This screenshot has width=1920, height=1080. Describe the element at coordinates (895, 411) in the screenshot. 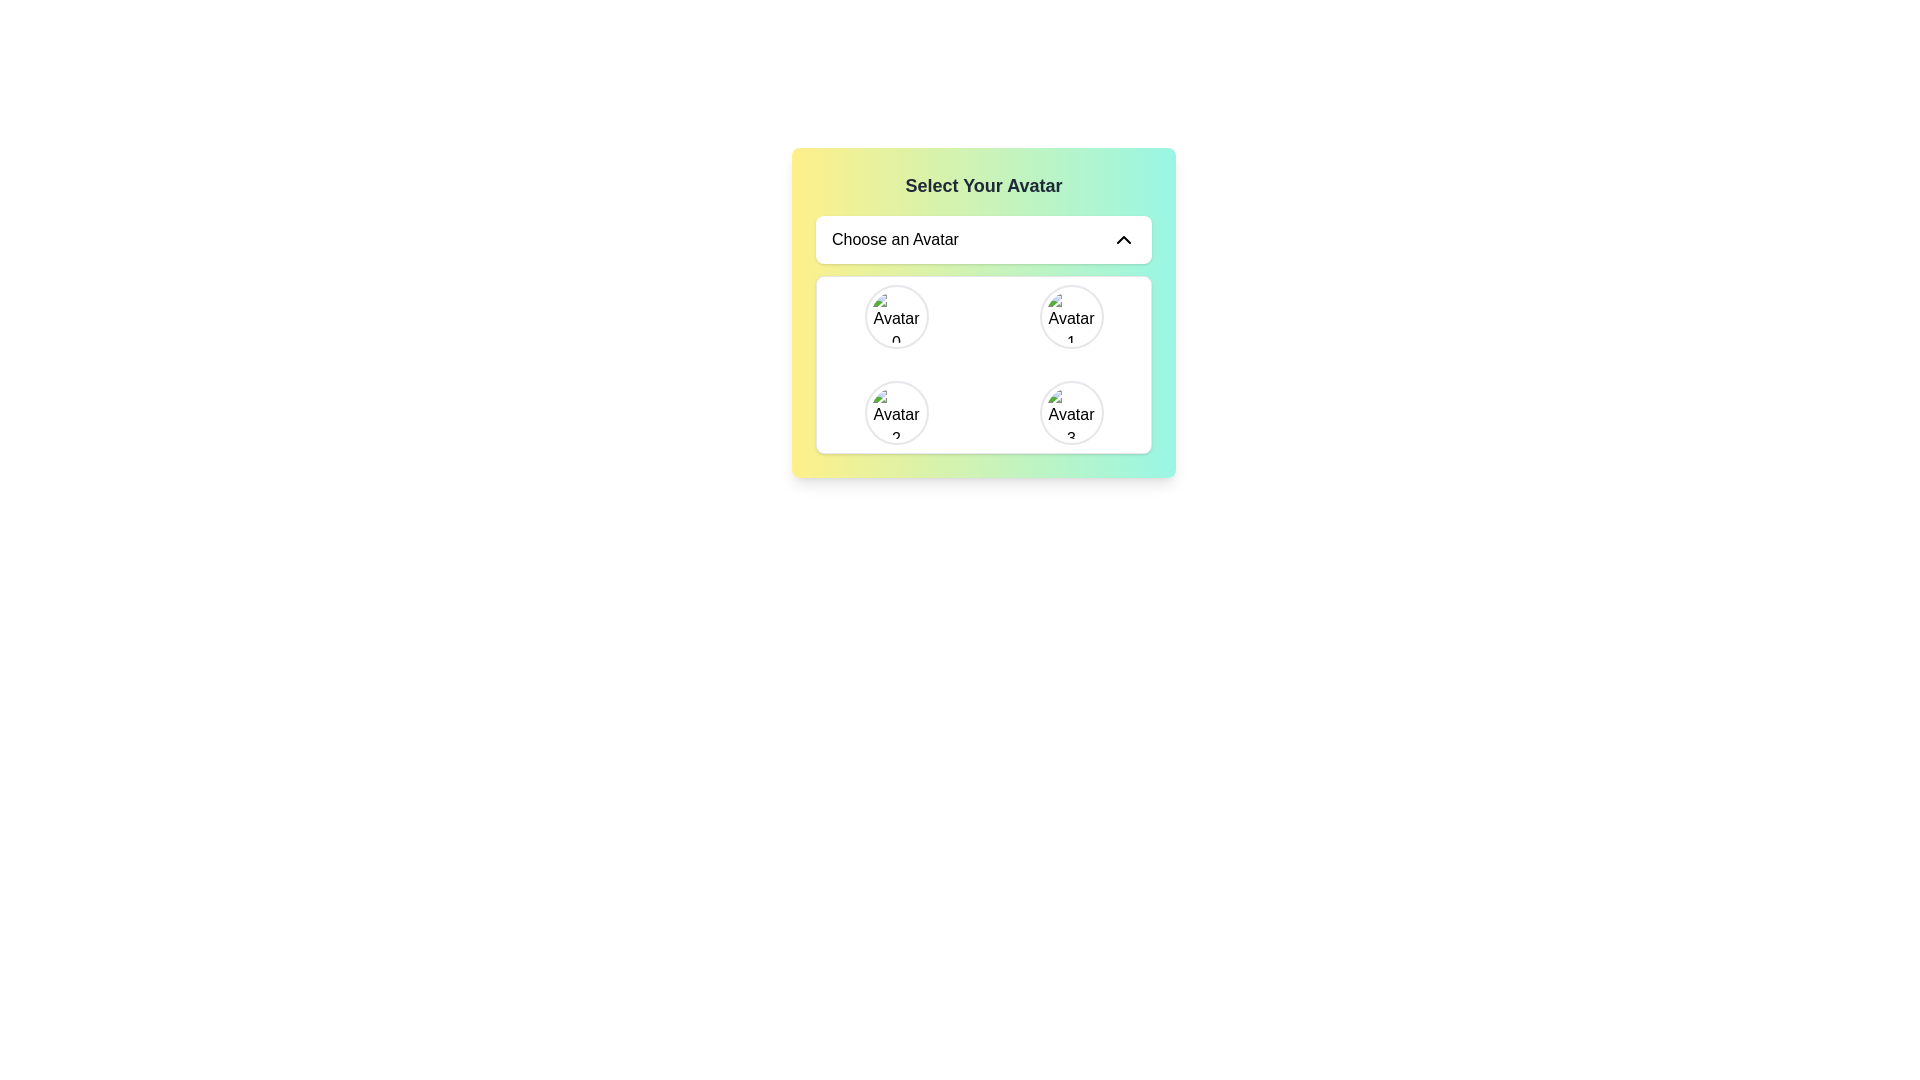

I see `the bottom-left circular avatar icon labeled 'Avatar 2' in the 'Select Your Avatar' selection menu` at that location.